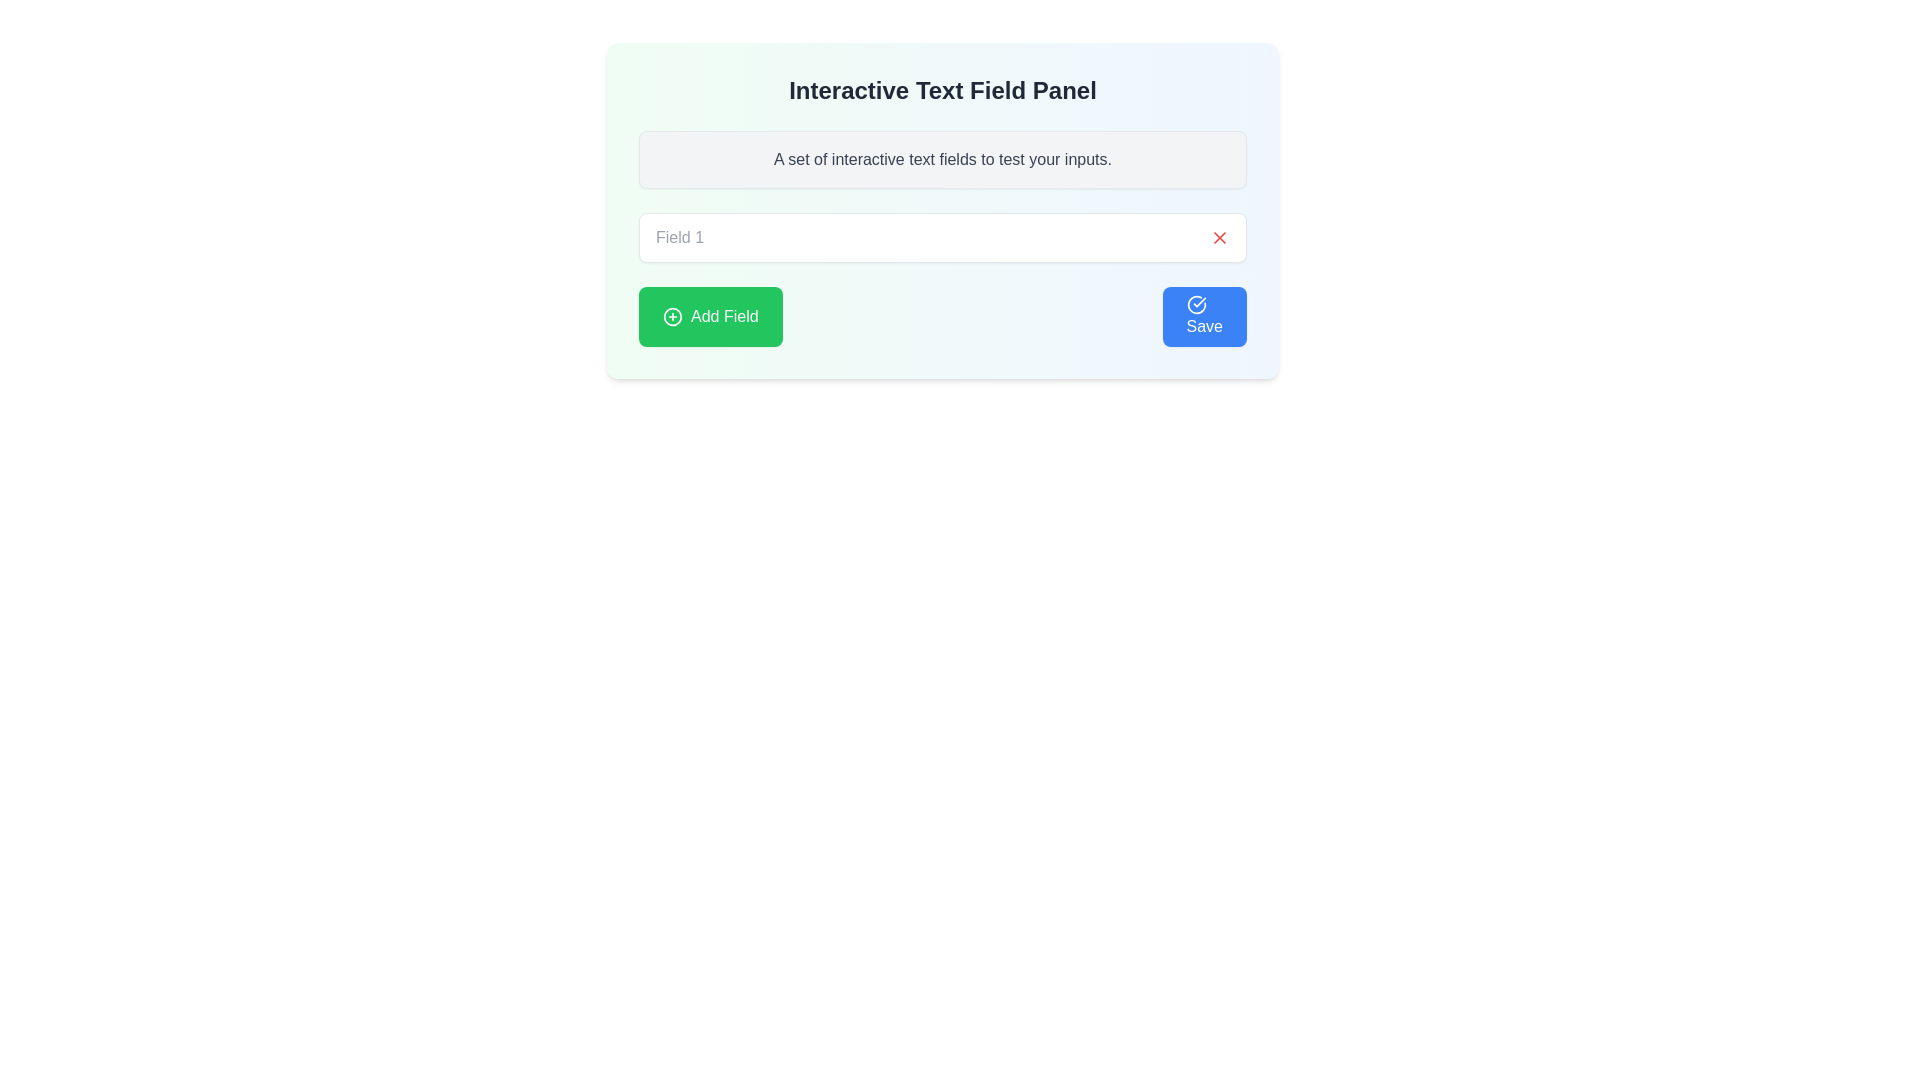 Image resolution: width=1920 pixels, height=1080 pixels. I want to click on the close or delete button located on the right-hand side of the text input box labeled 'Field 1', so click(1218, 237).